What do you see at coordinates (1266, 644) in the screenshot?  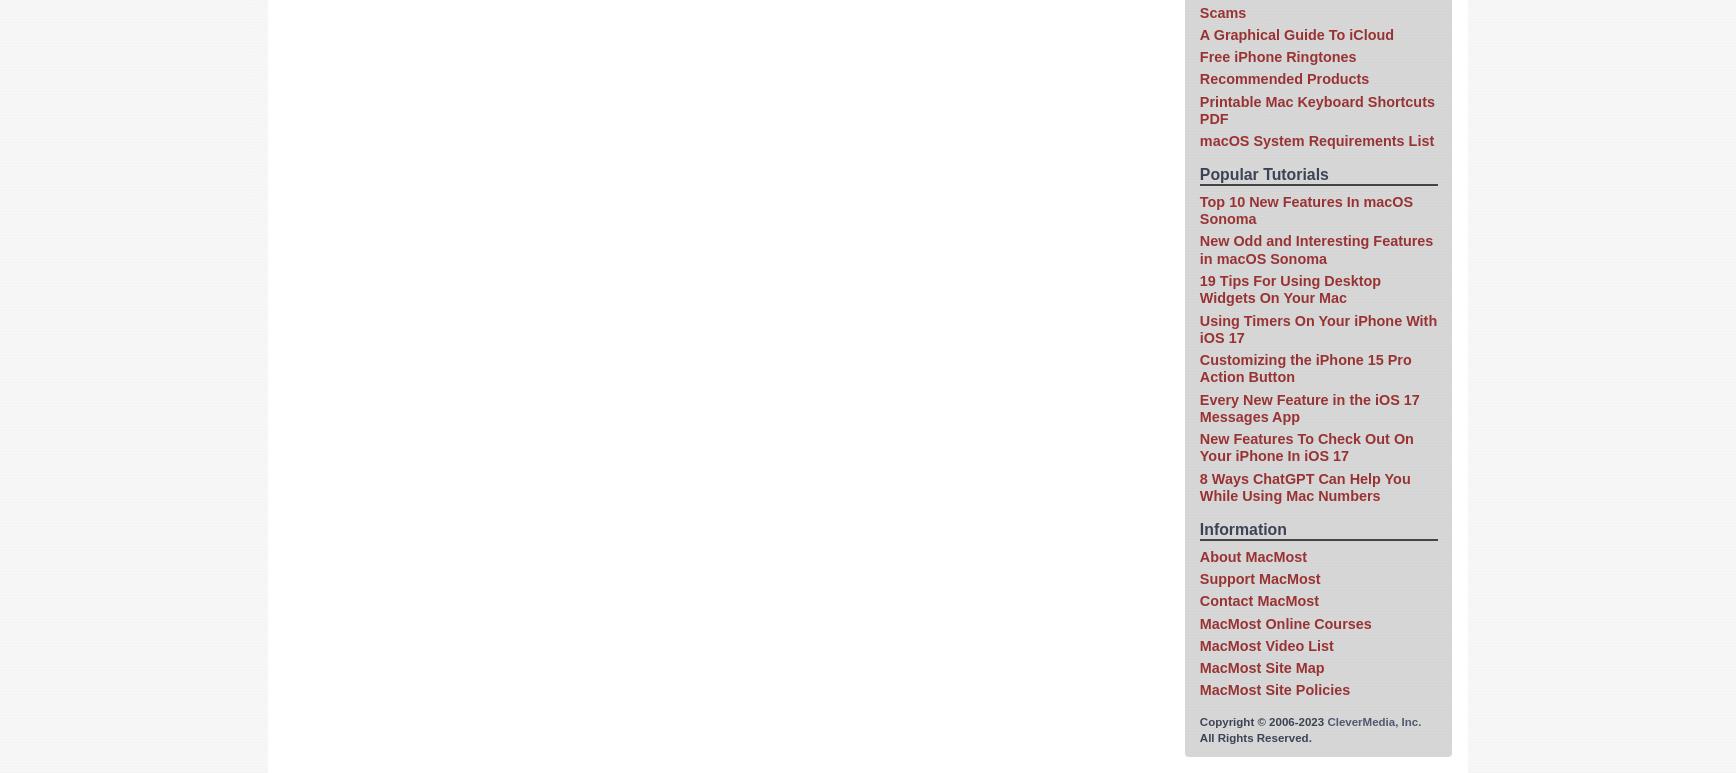 I see `'MacMost Video List'` at bounding box center [1266, 644].